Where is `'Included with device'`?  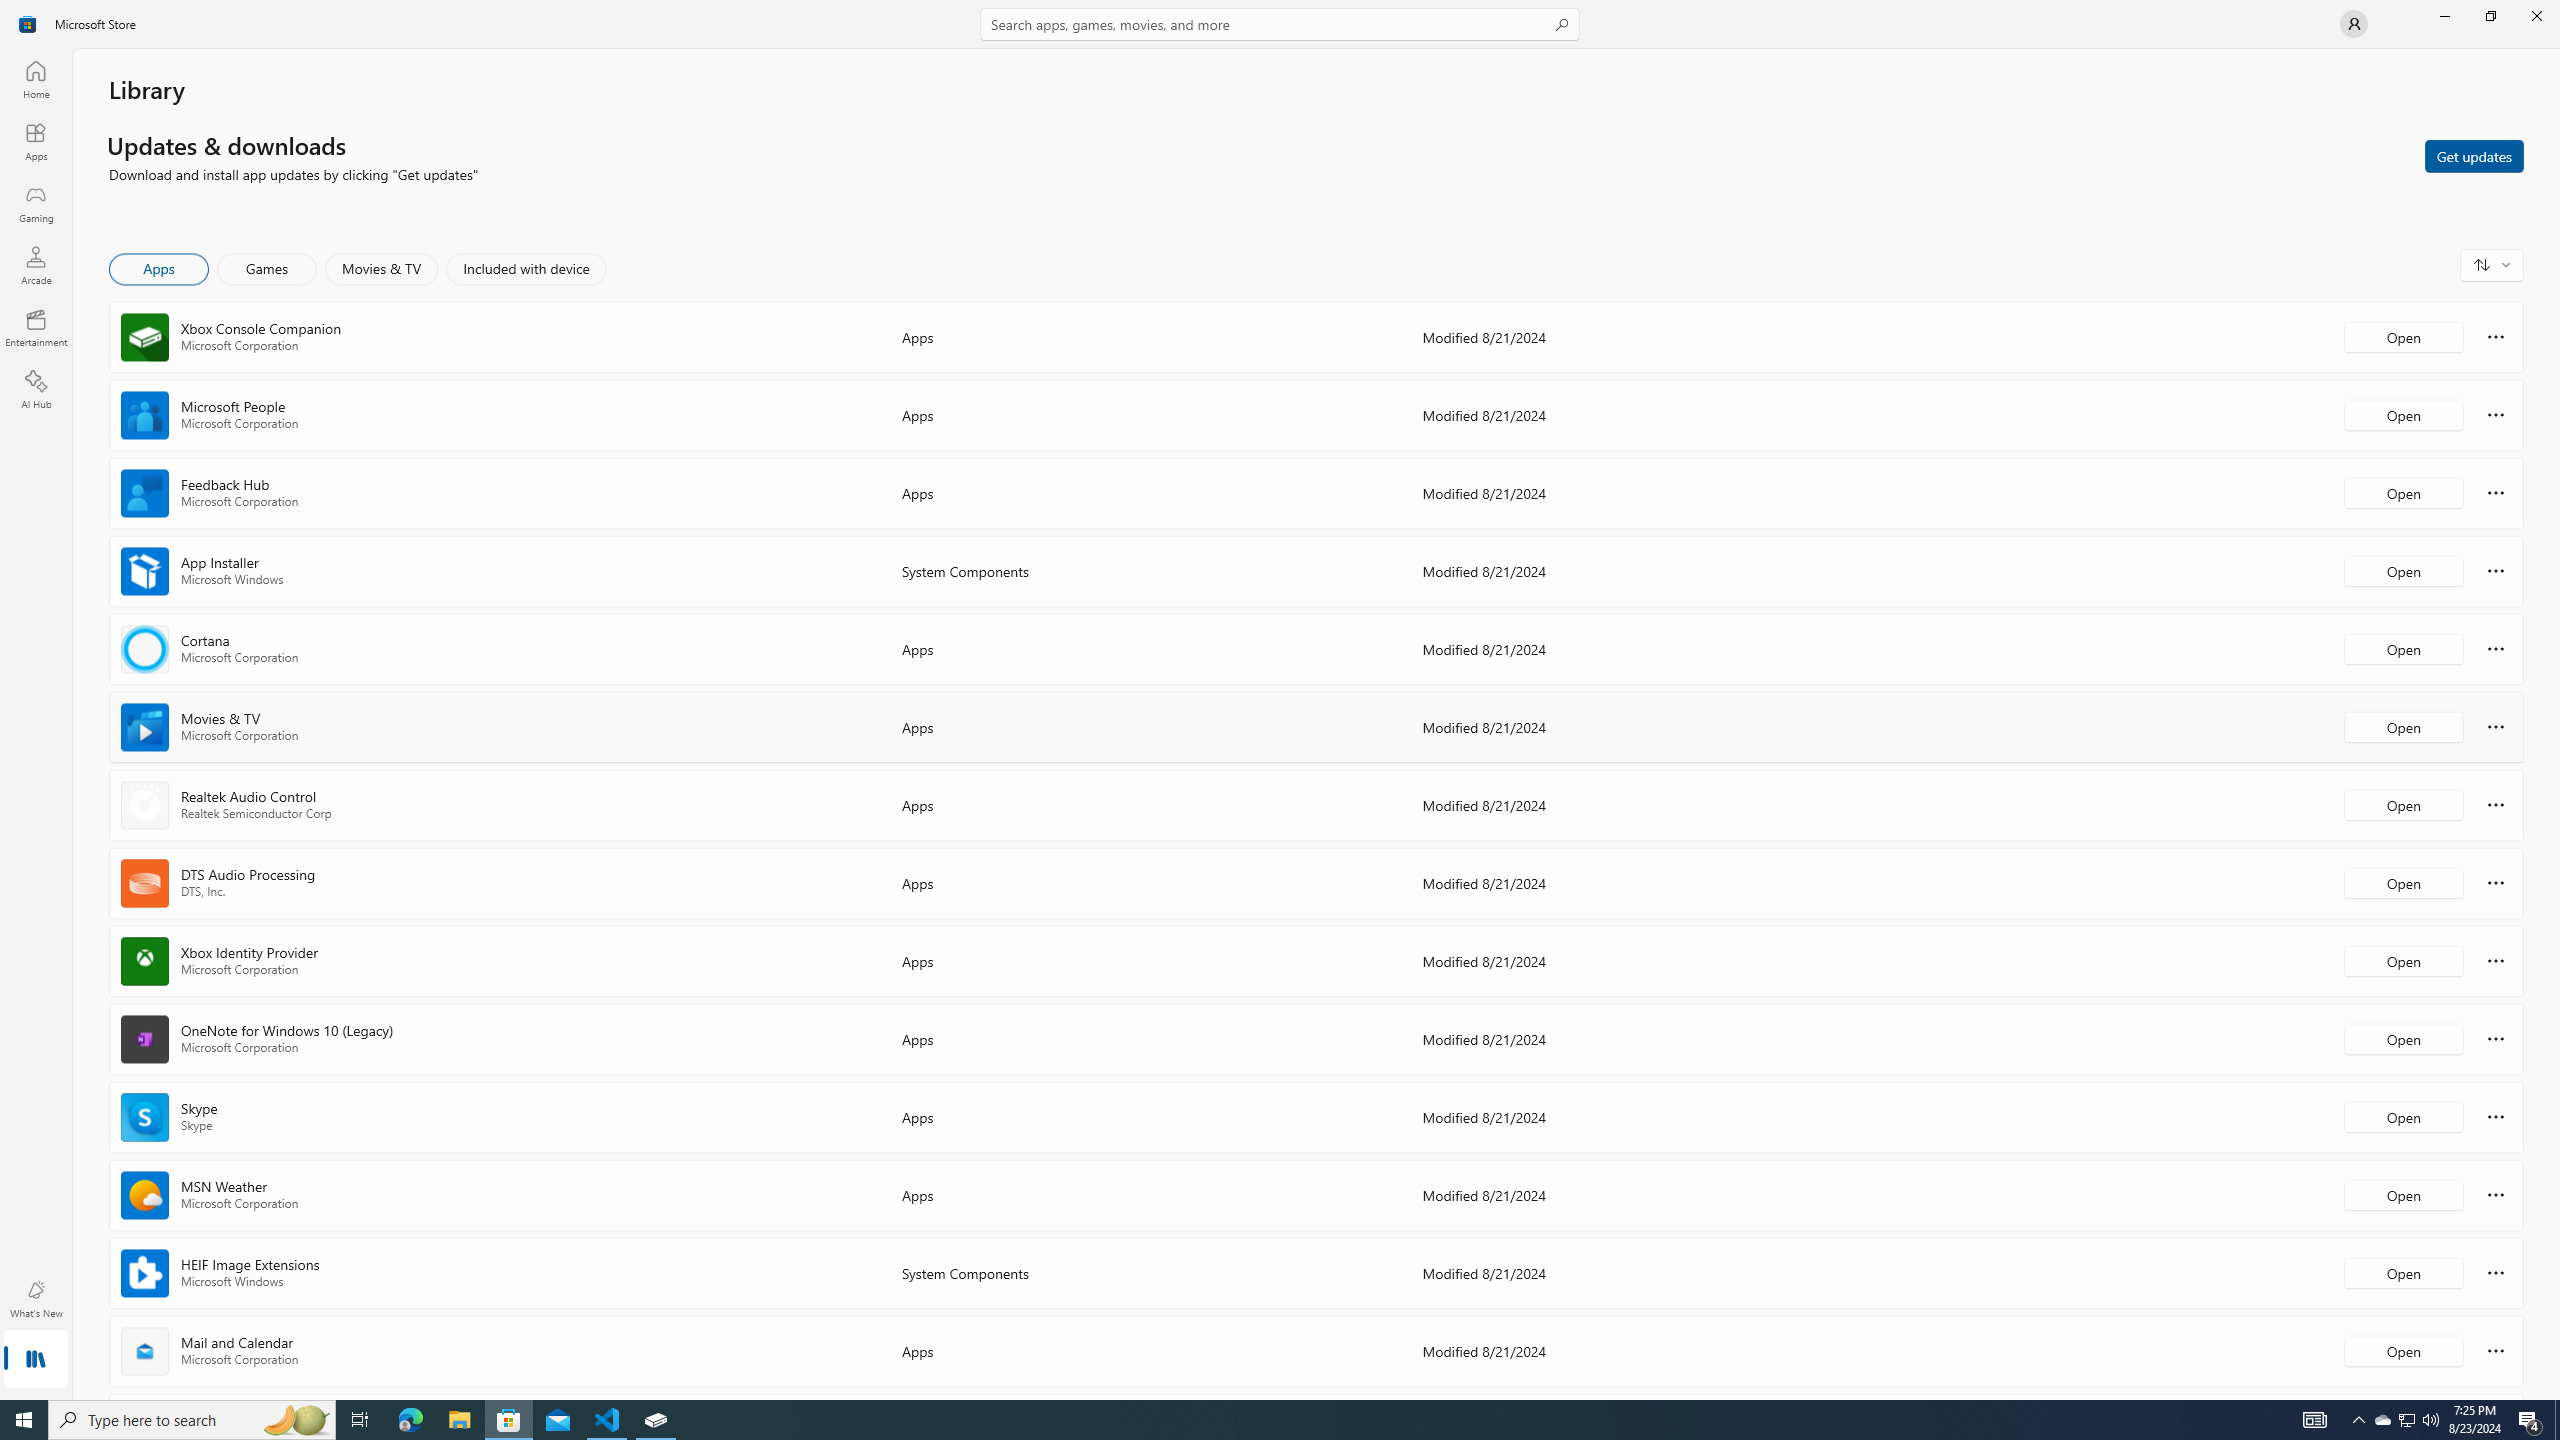 'Included with device' is located at coordinates (525, 268).